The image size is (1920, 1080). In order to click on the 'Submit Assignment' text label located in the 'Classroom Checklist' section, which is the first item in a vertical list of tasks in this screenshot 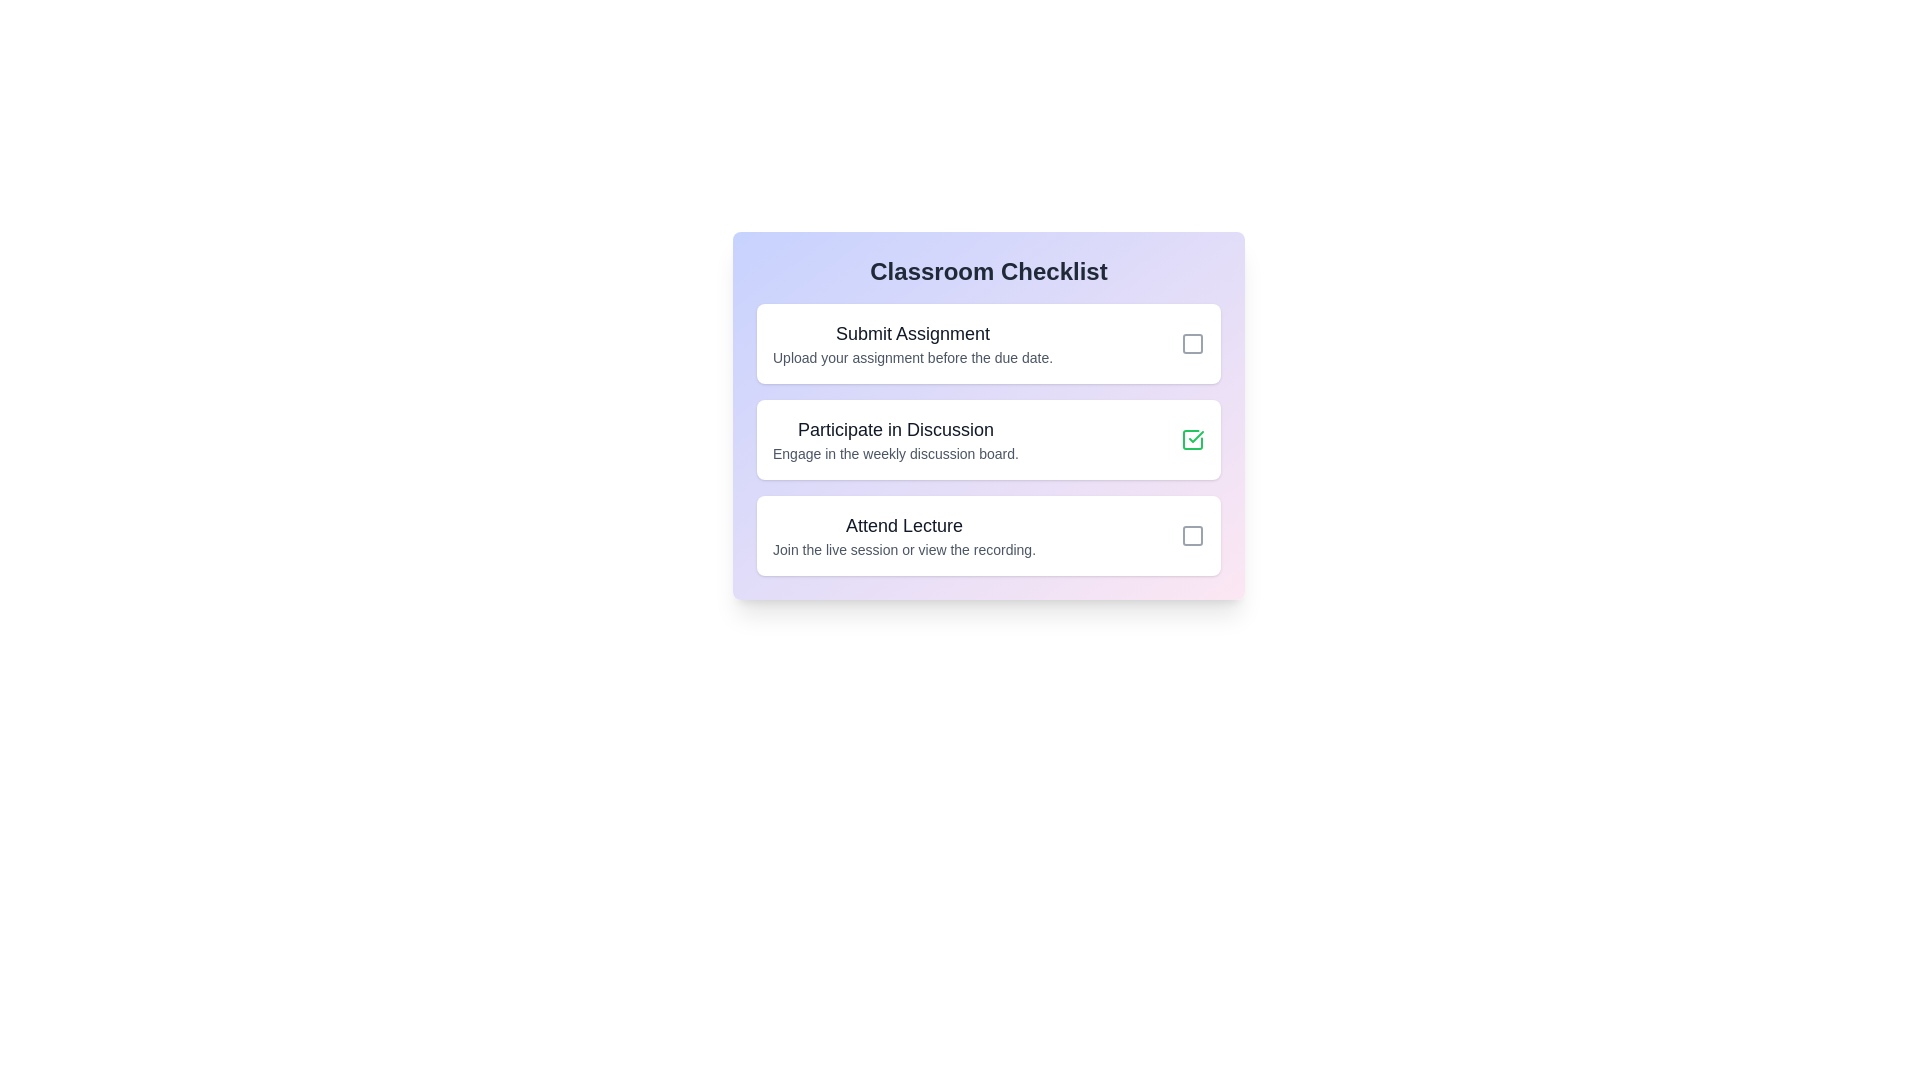, I will do `click(912, 333)`.